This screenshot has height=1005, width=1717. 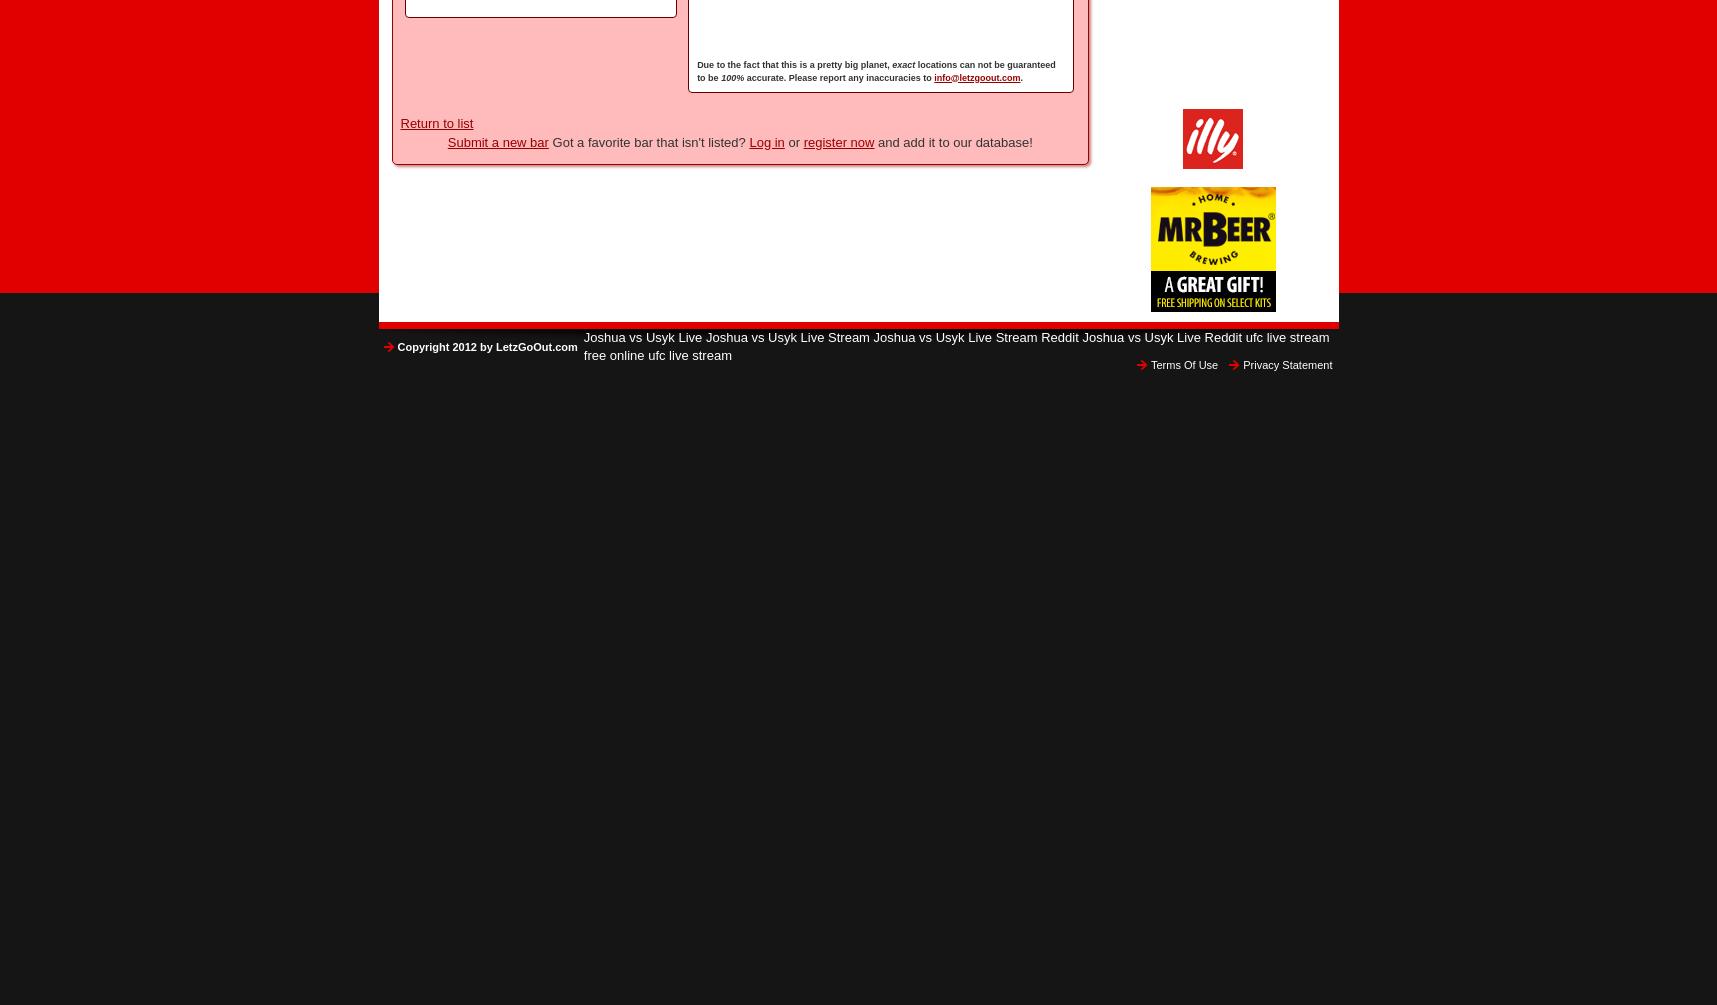 What do you see at coordinates (792, 141) in the screenshot?
I see `'or'` at bounding box center [792, 141].